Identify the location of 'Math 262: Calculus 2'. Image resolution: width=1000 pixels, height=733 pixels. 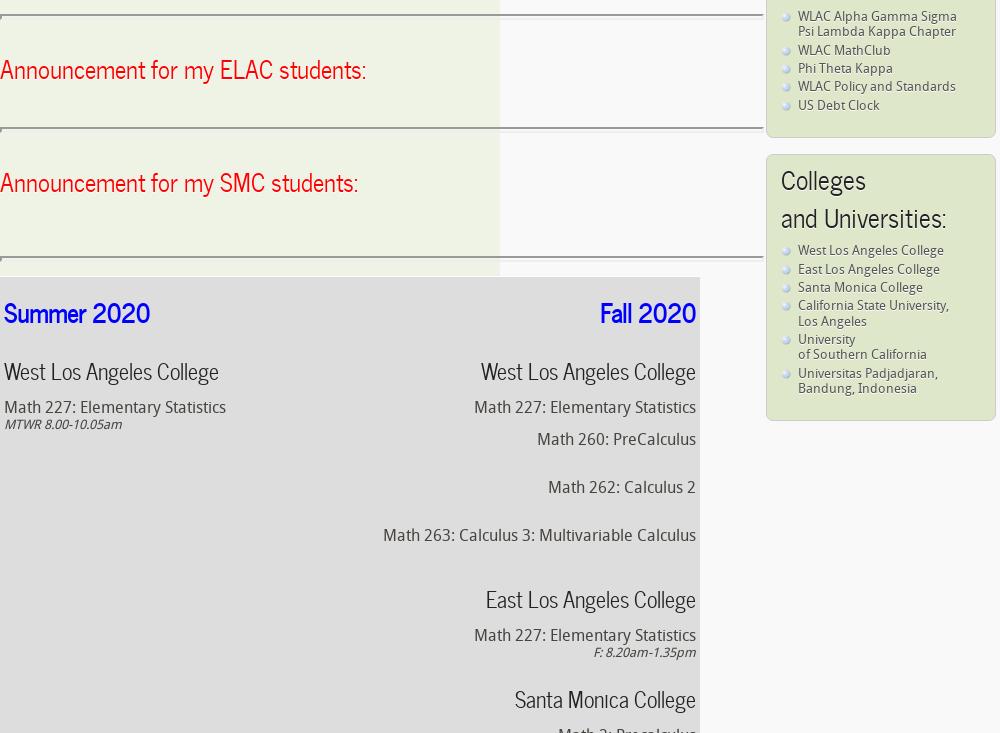
(621, 487).